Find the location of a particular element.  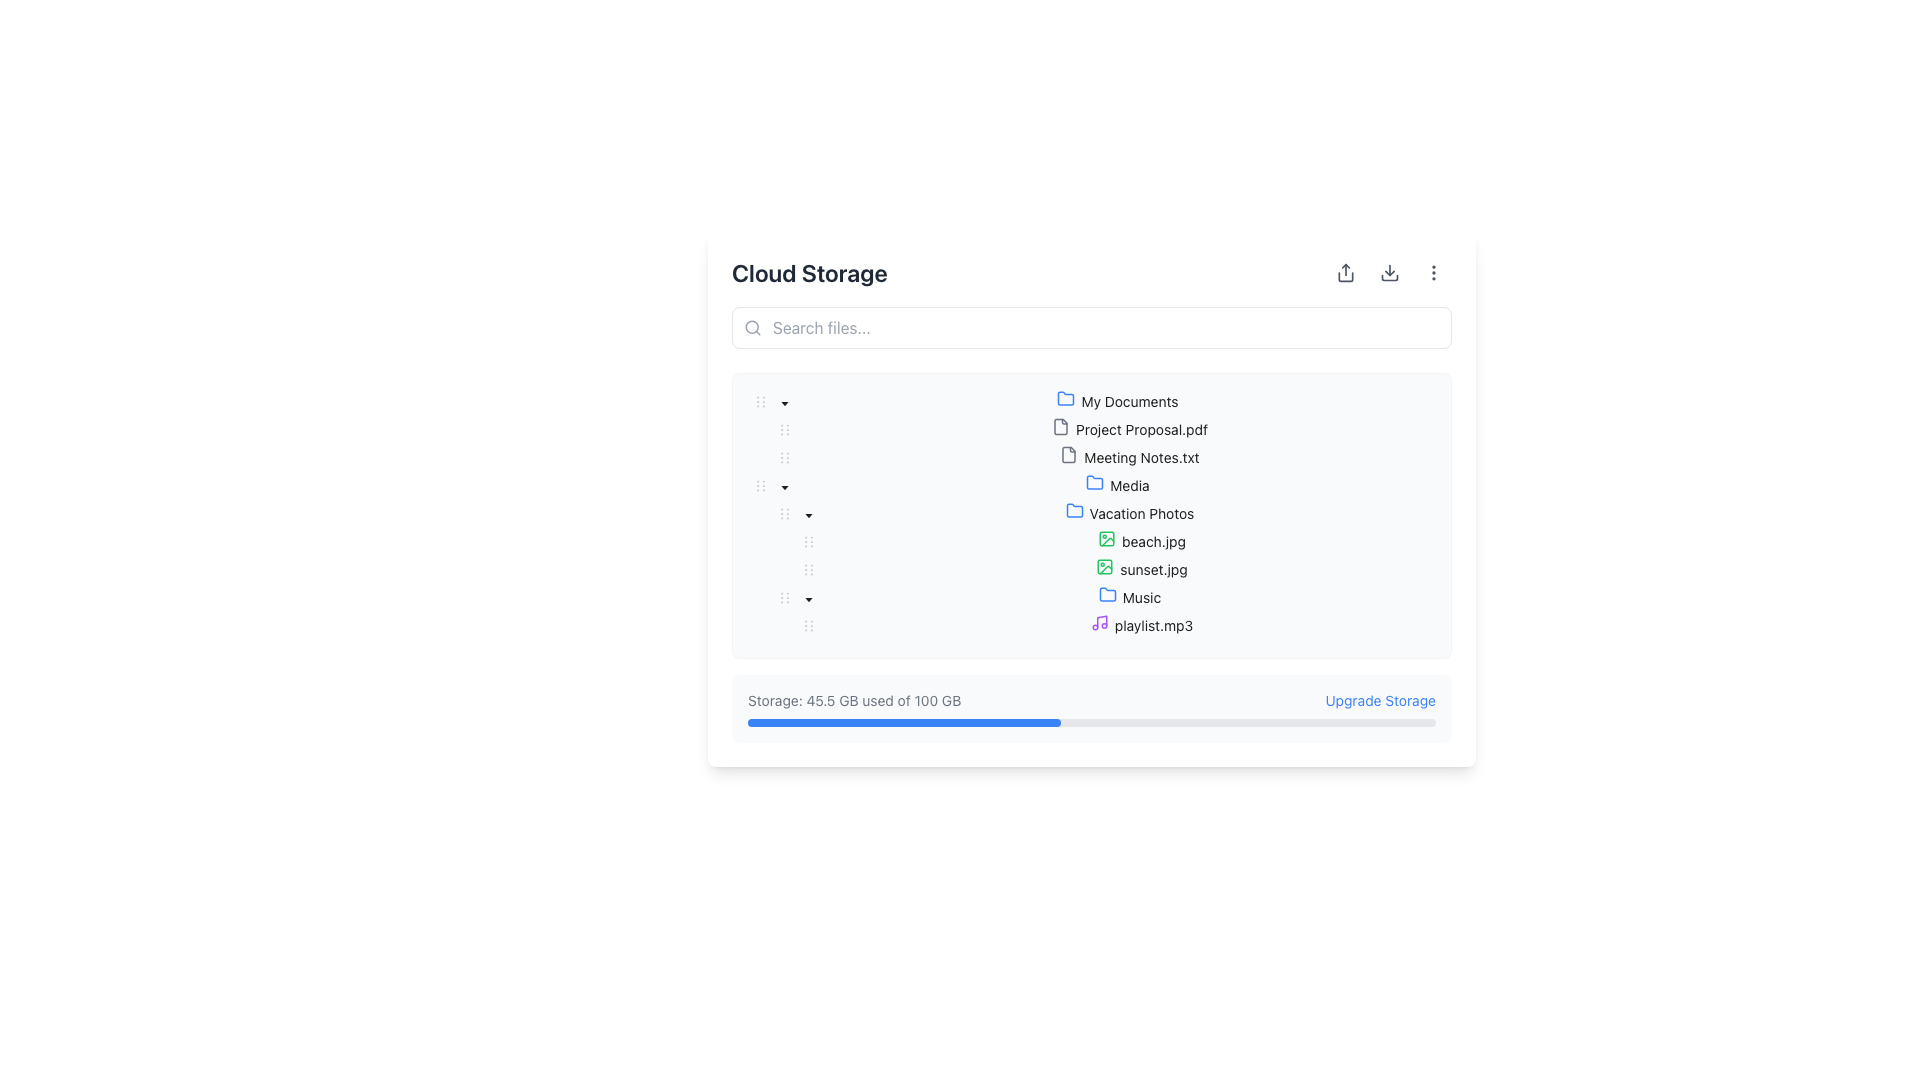

the text label representing 'Meeting Notes.txt' is located at coordinates (1142, 457).